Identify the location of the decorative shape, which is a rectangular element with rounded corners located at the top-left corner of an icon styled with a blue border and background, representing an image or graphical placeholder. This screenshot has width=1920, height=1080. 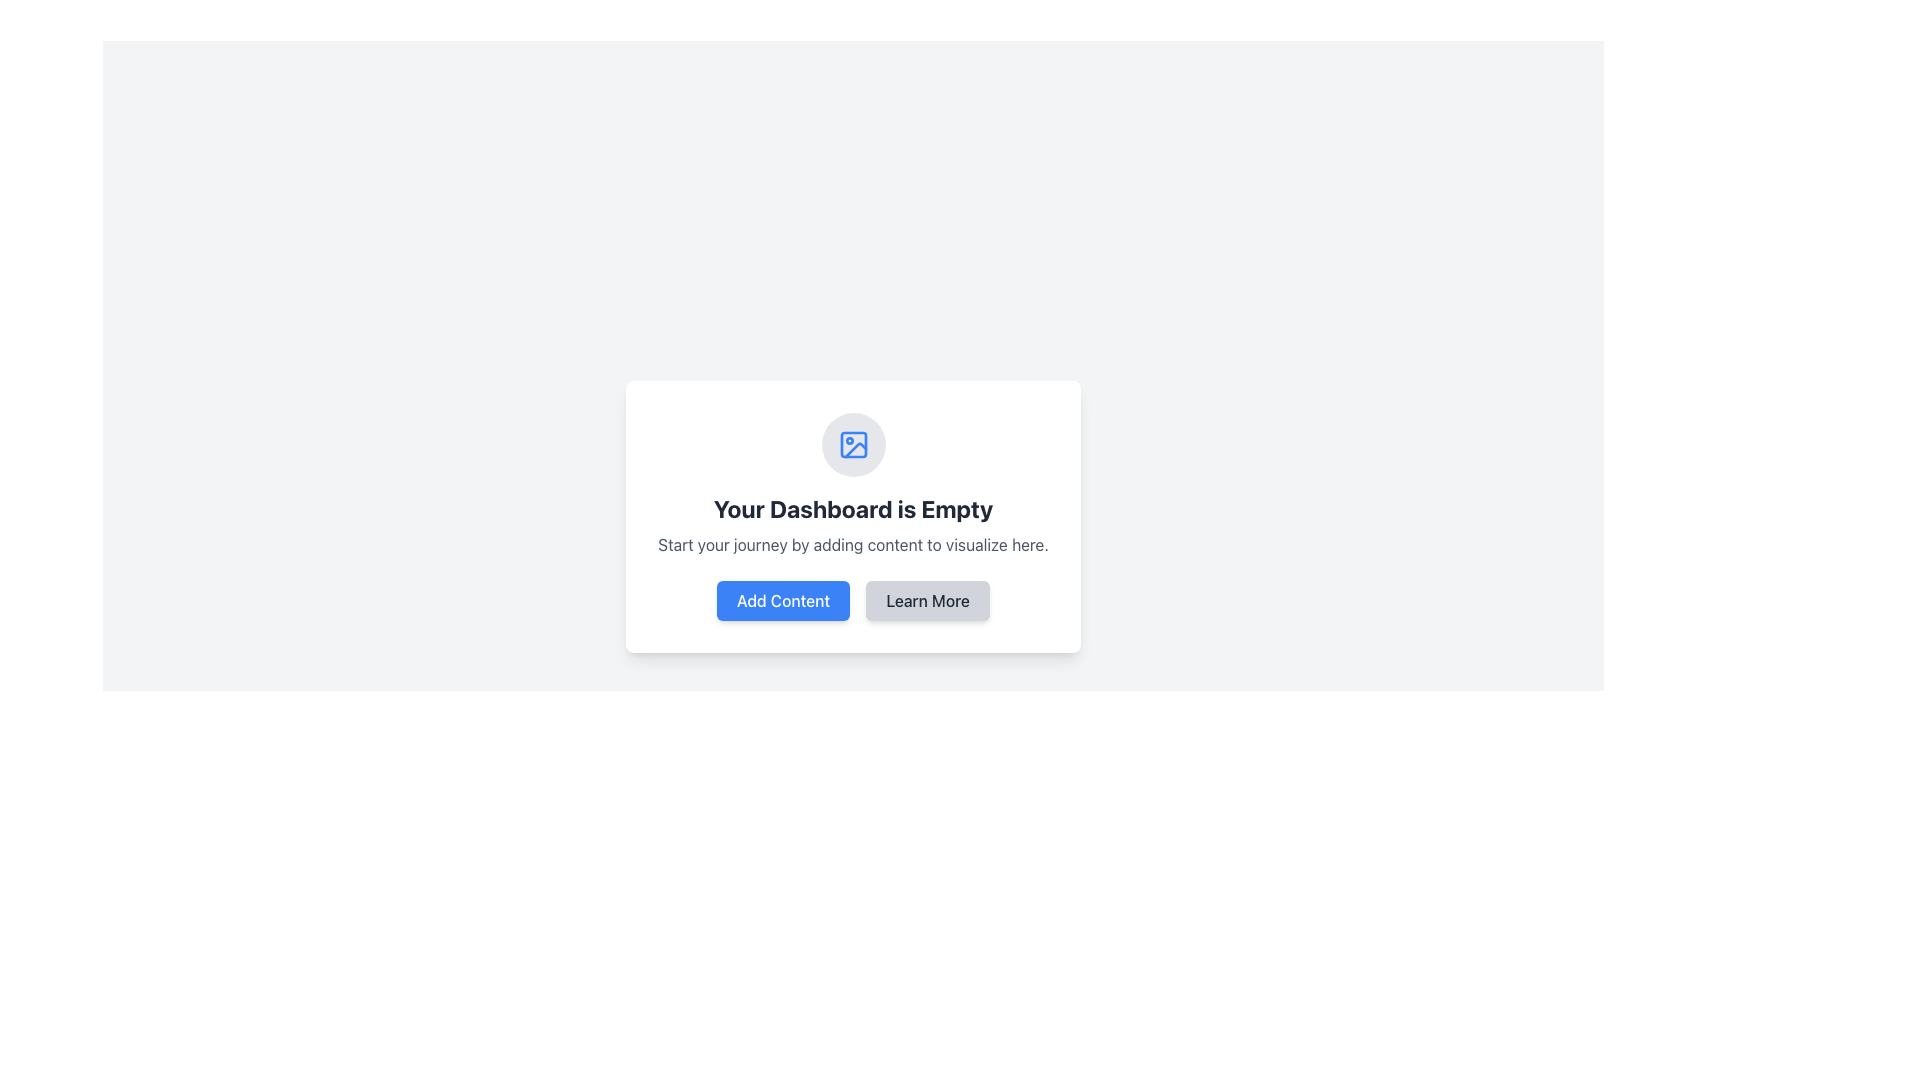
(853, 443).